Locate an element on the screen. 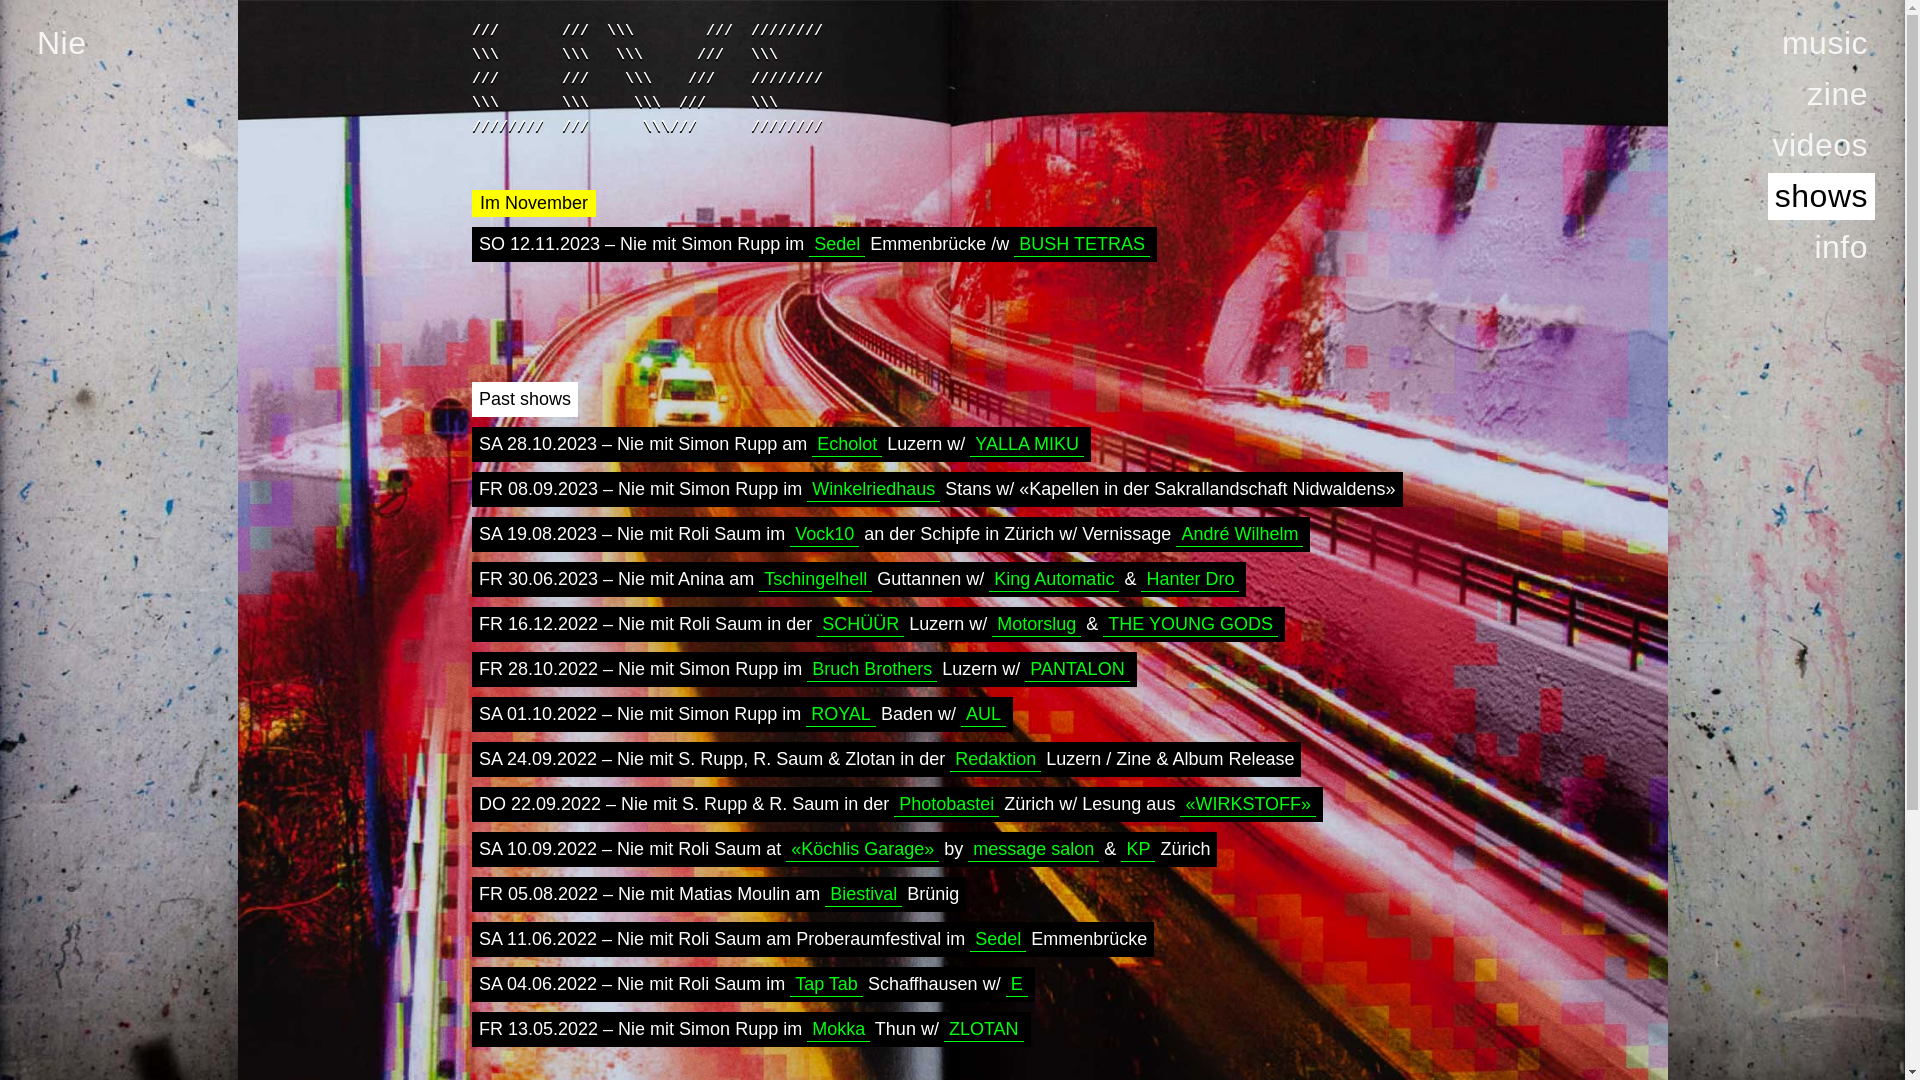  'zine' is located at coordinates (1837, 94).